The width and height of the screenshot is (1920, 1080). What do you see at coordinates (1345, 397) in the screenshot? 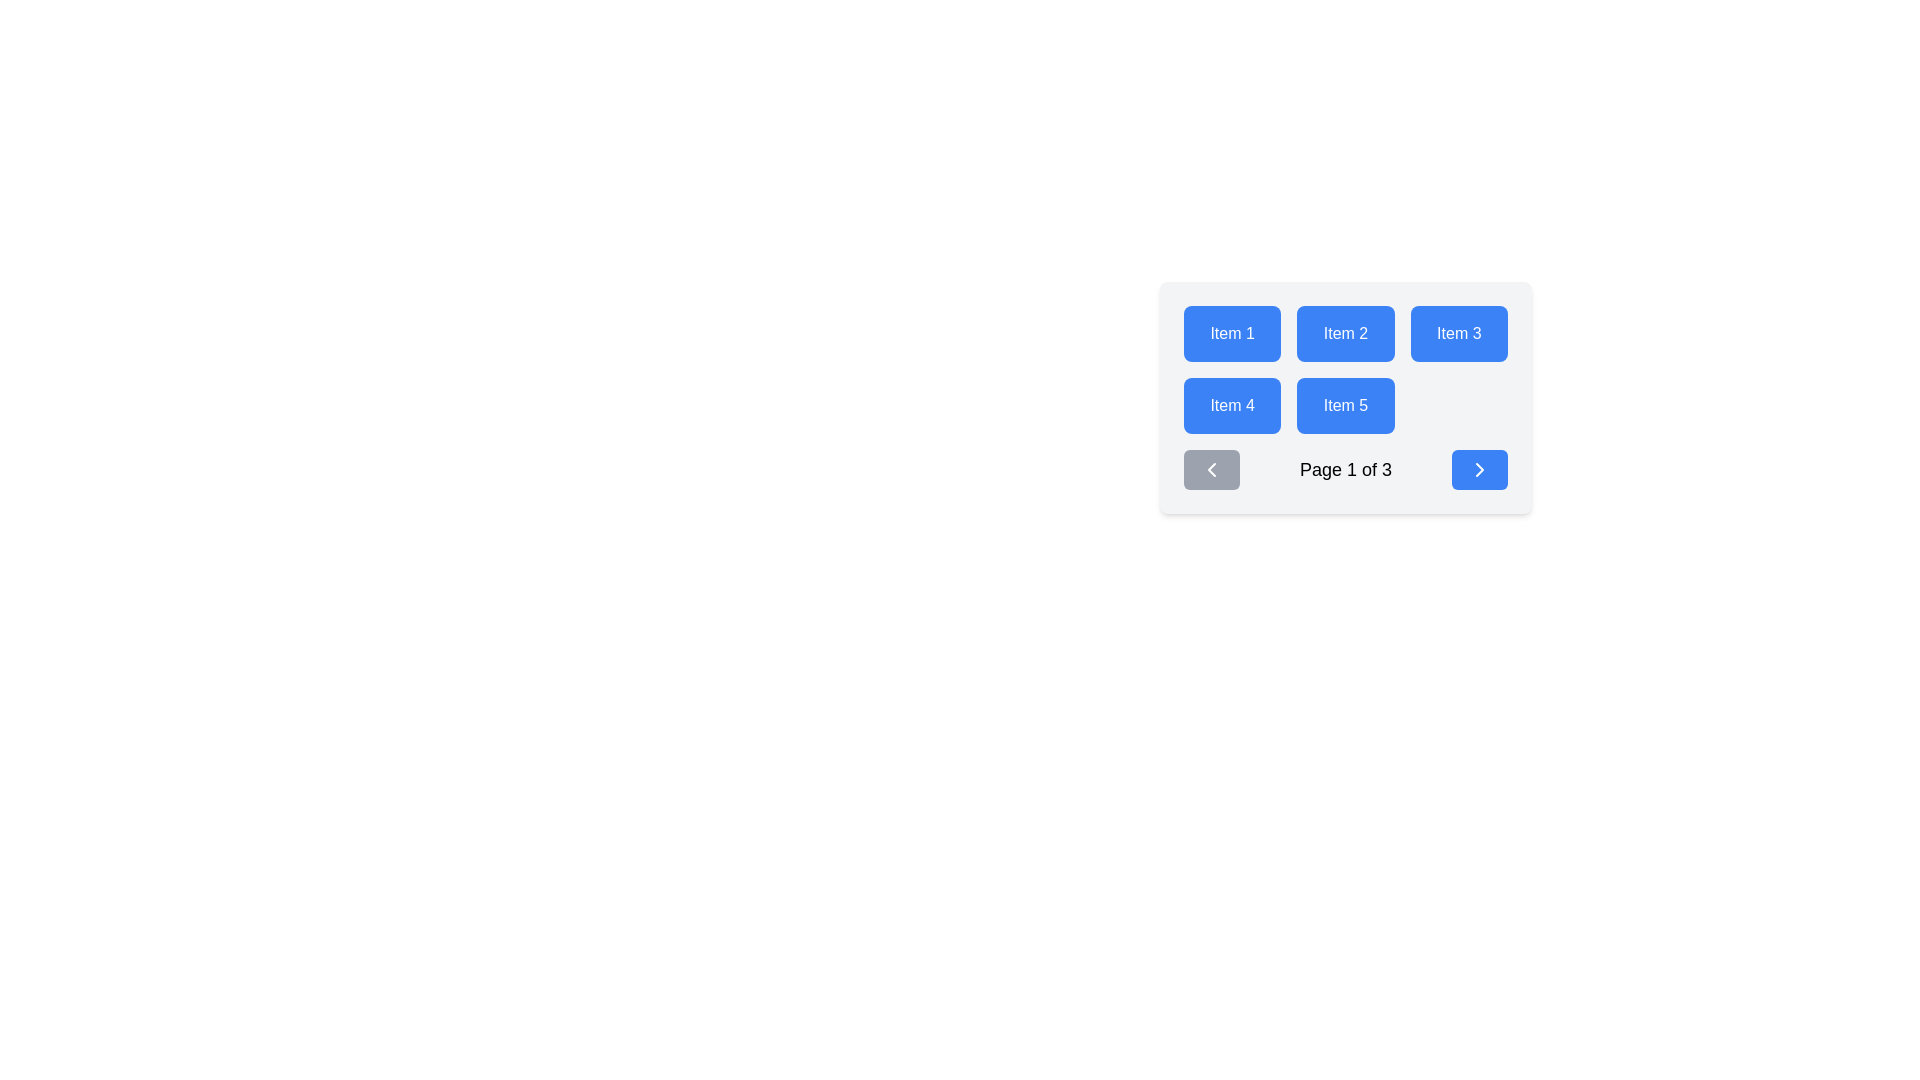
I see `the grid of buttons in the composite widget` at bounding box center [1345, 397].